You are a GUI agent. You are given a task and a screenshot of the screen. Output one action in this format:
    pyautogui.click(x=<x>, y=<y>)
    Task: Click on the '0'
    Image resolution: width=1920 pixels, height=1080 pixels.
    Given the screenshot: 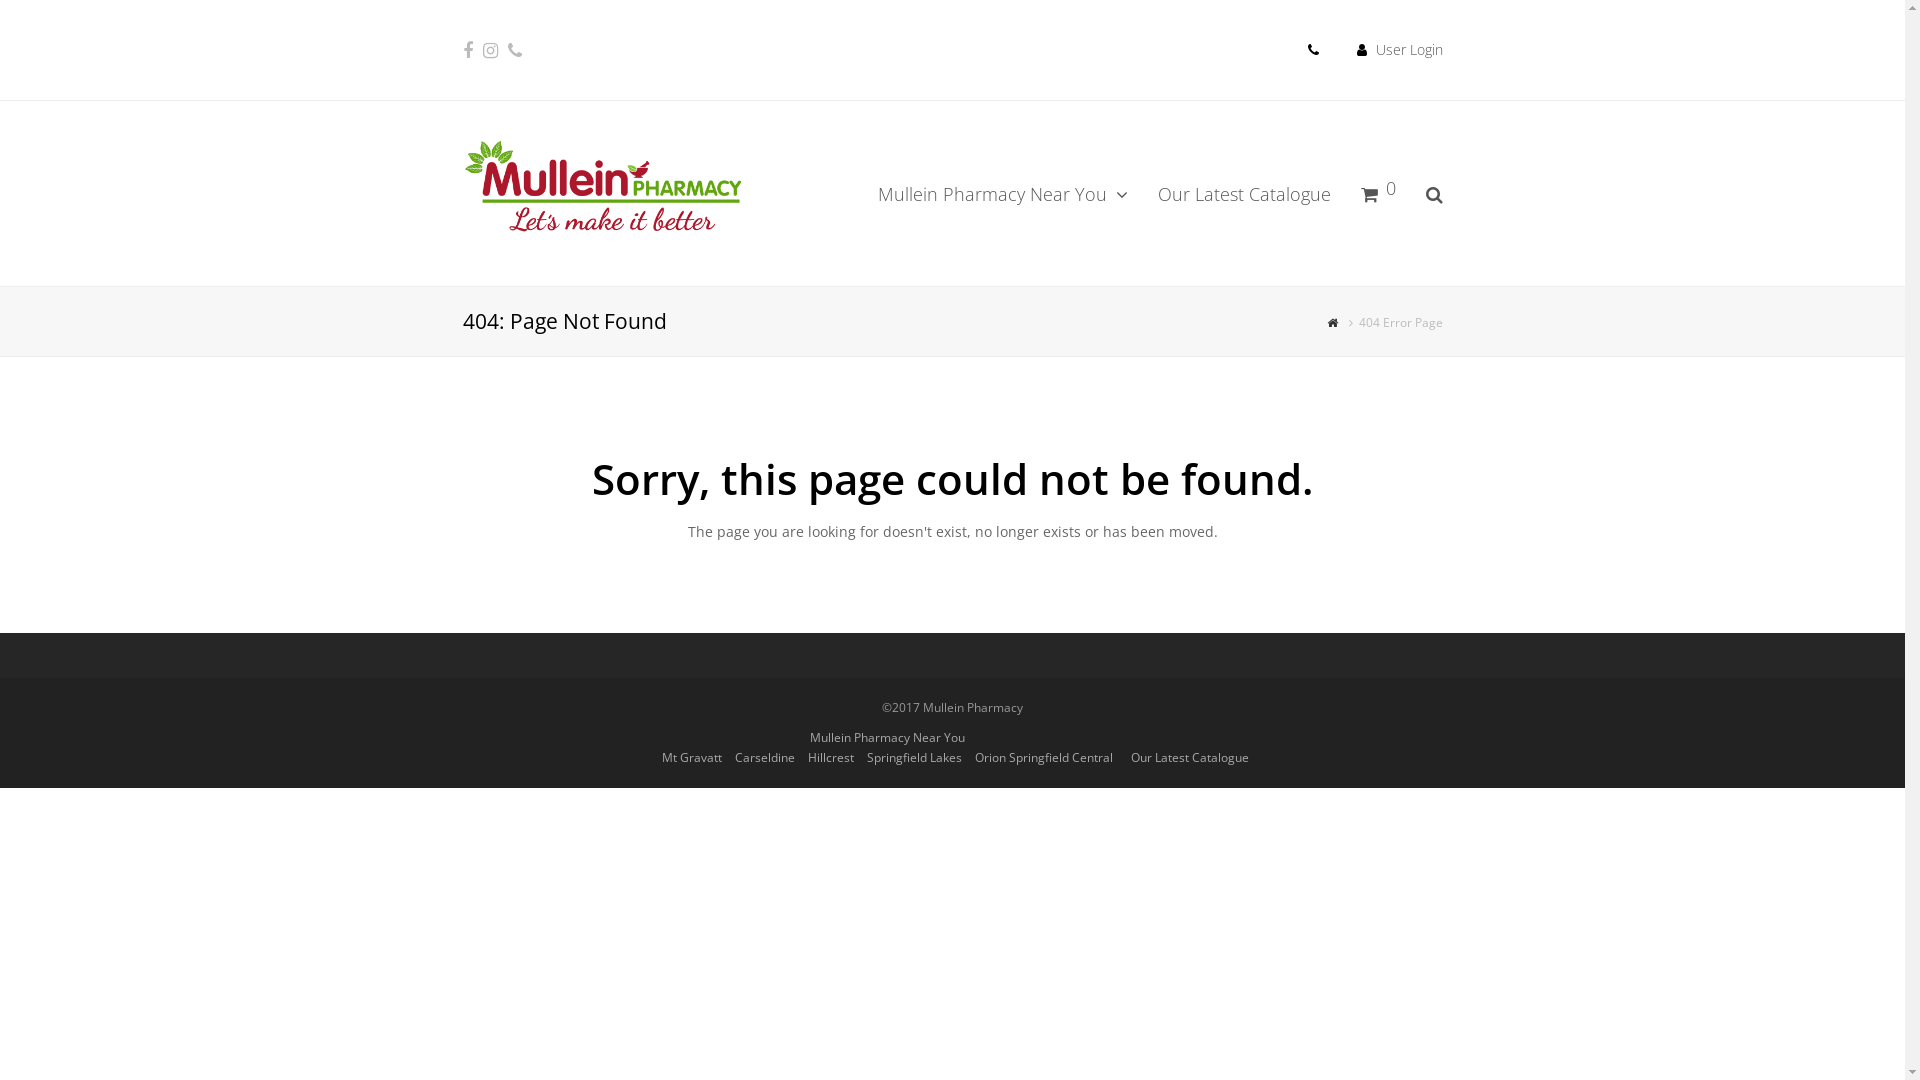 What is the action you would take?
    pyautogui.click(x=1377, y=192)
    